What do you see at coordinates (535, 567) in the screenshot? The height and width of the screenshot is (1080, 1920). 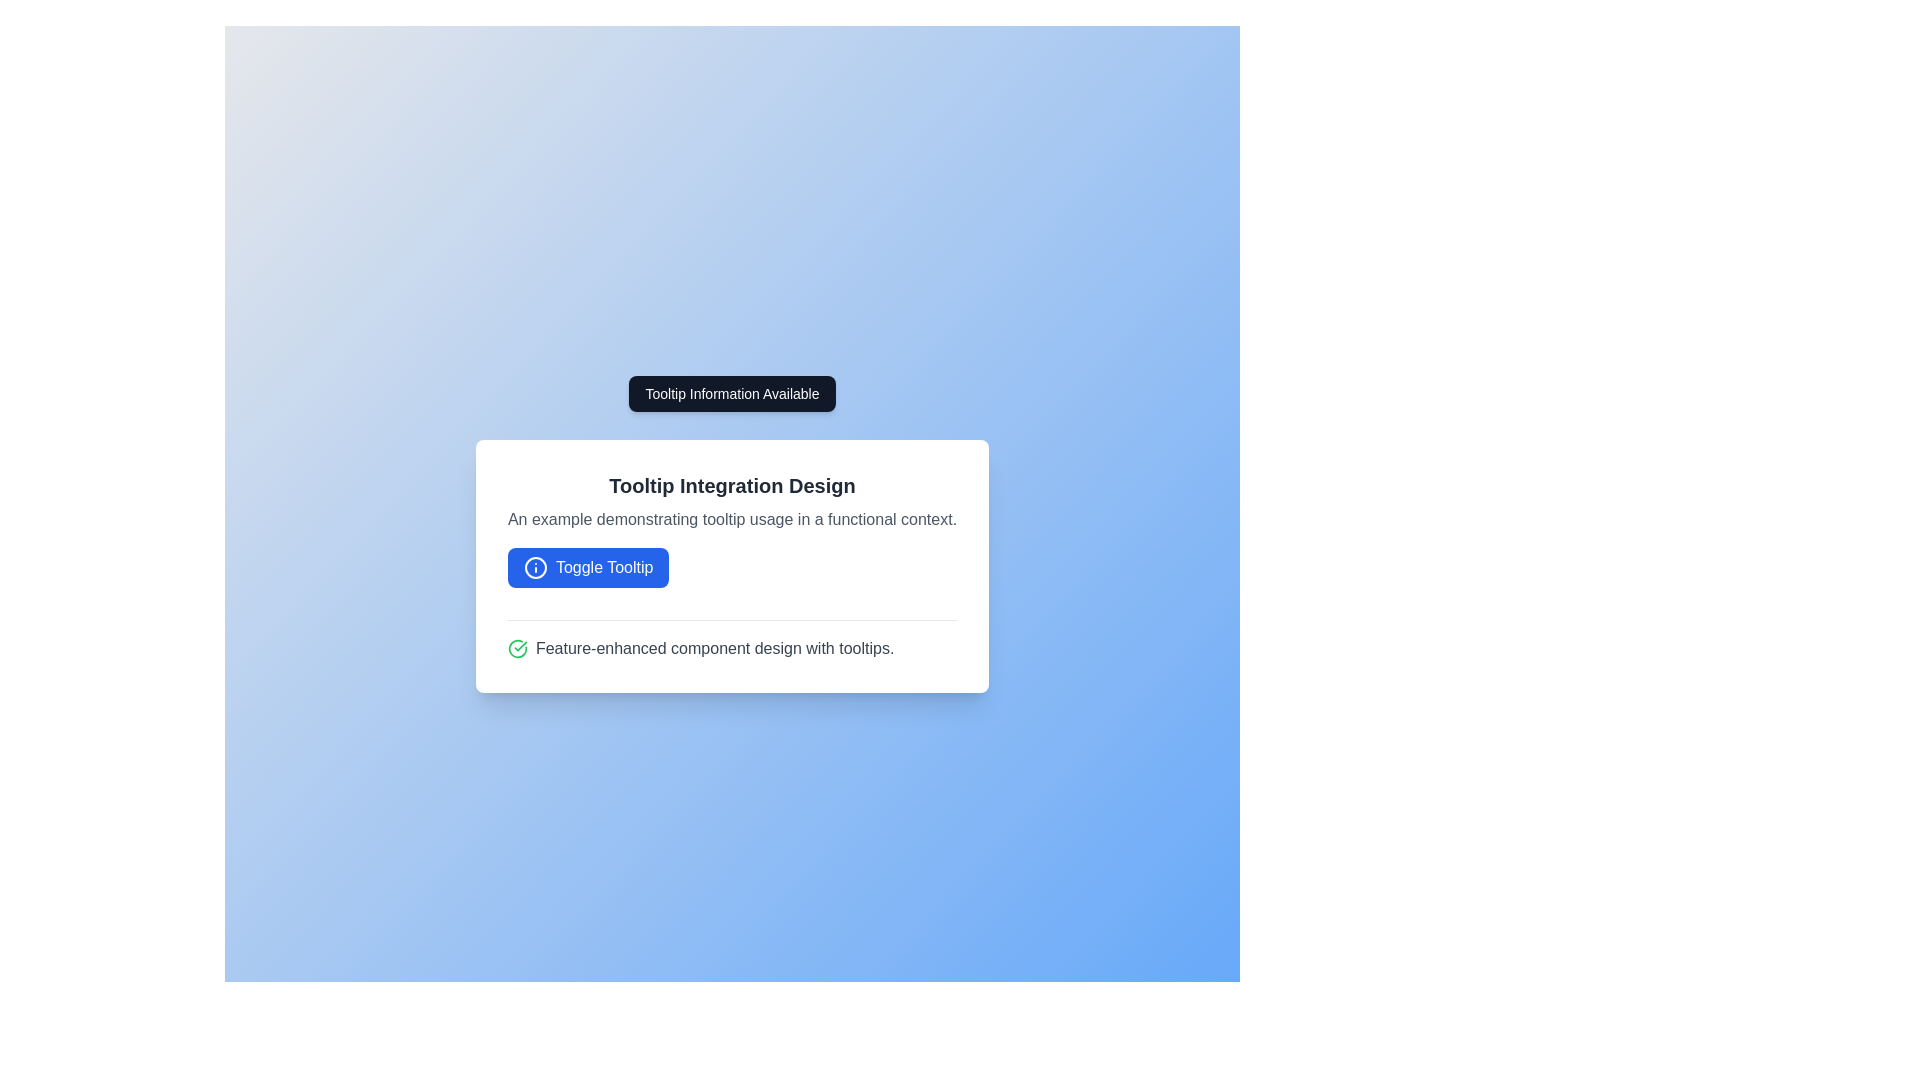 I see `the icon associated with the 'Toggle Tooltip' button to interact with it` at bounding box center [535, 567].